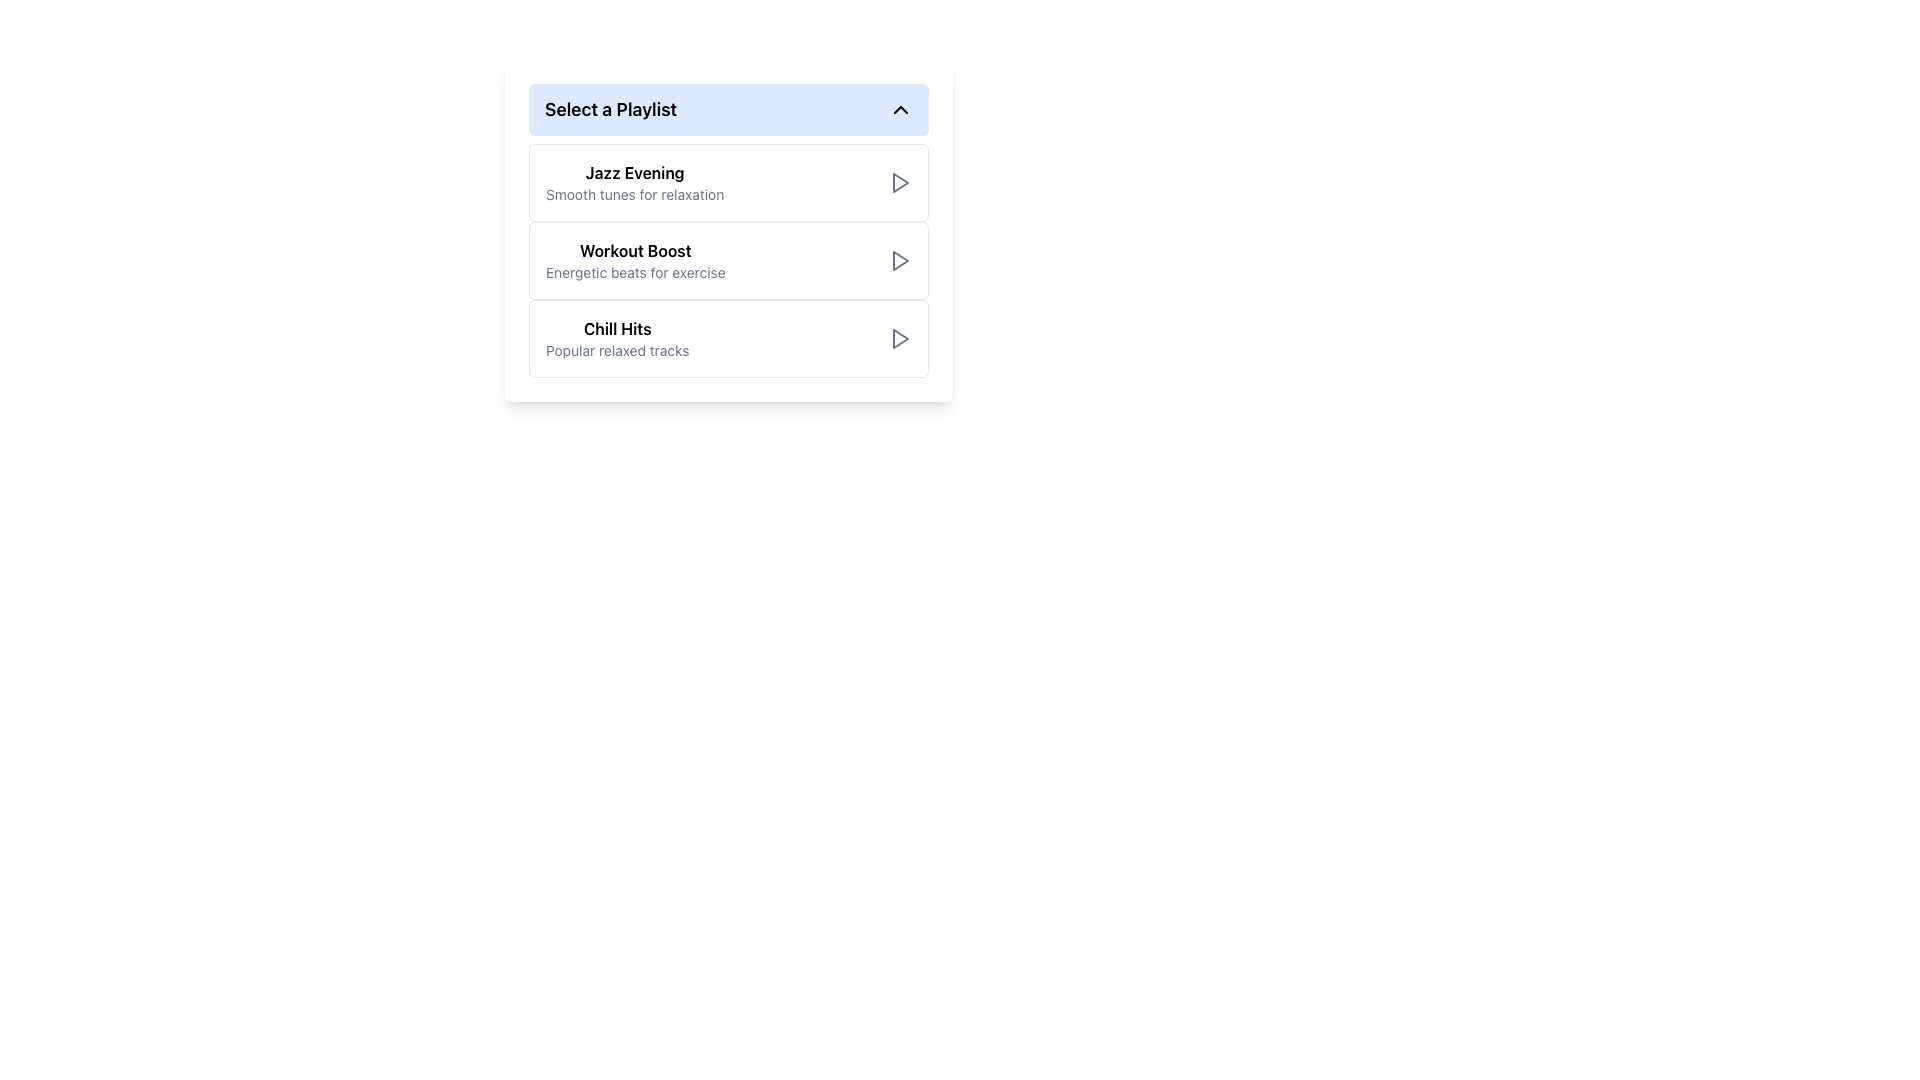 The height and width of the screenshot is (1080, 1920). Describe the element at coordinates (728, 260) in the screenshot. I see `the 'Workout Boost' playlist button, which is the second item in a vertical list of playlist options, located directly below 'Jazz Evening'` at that location.